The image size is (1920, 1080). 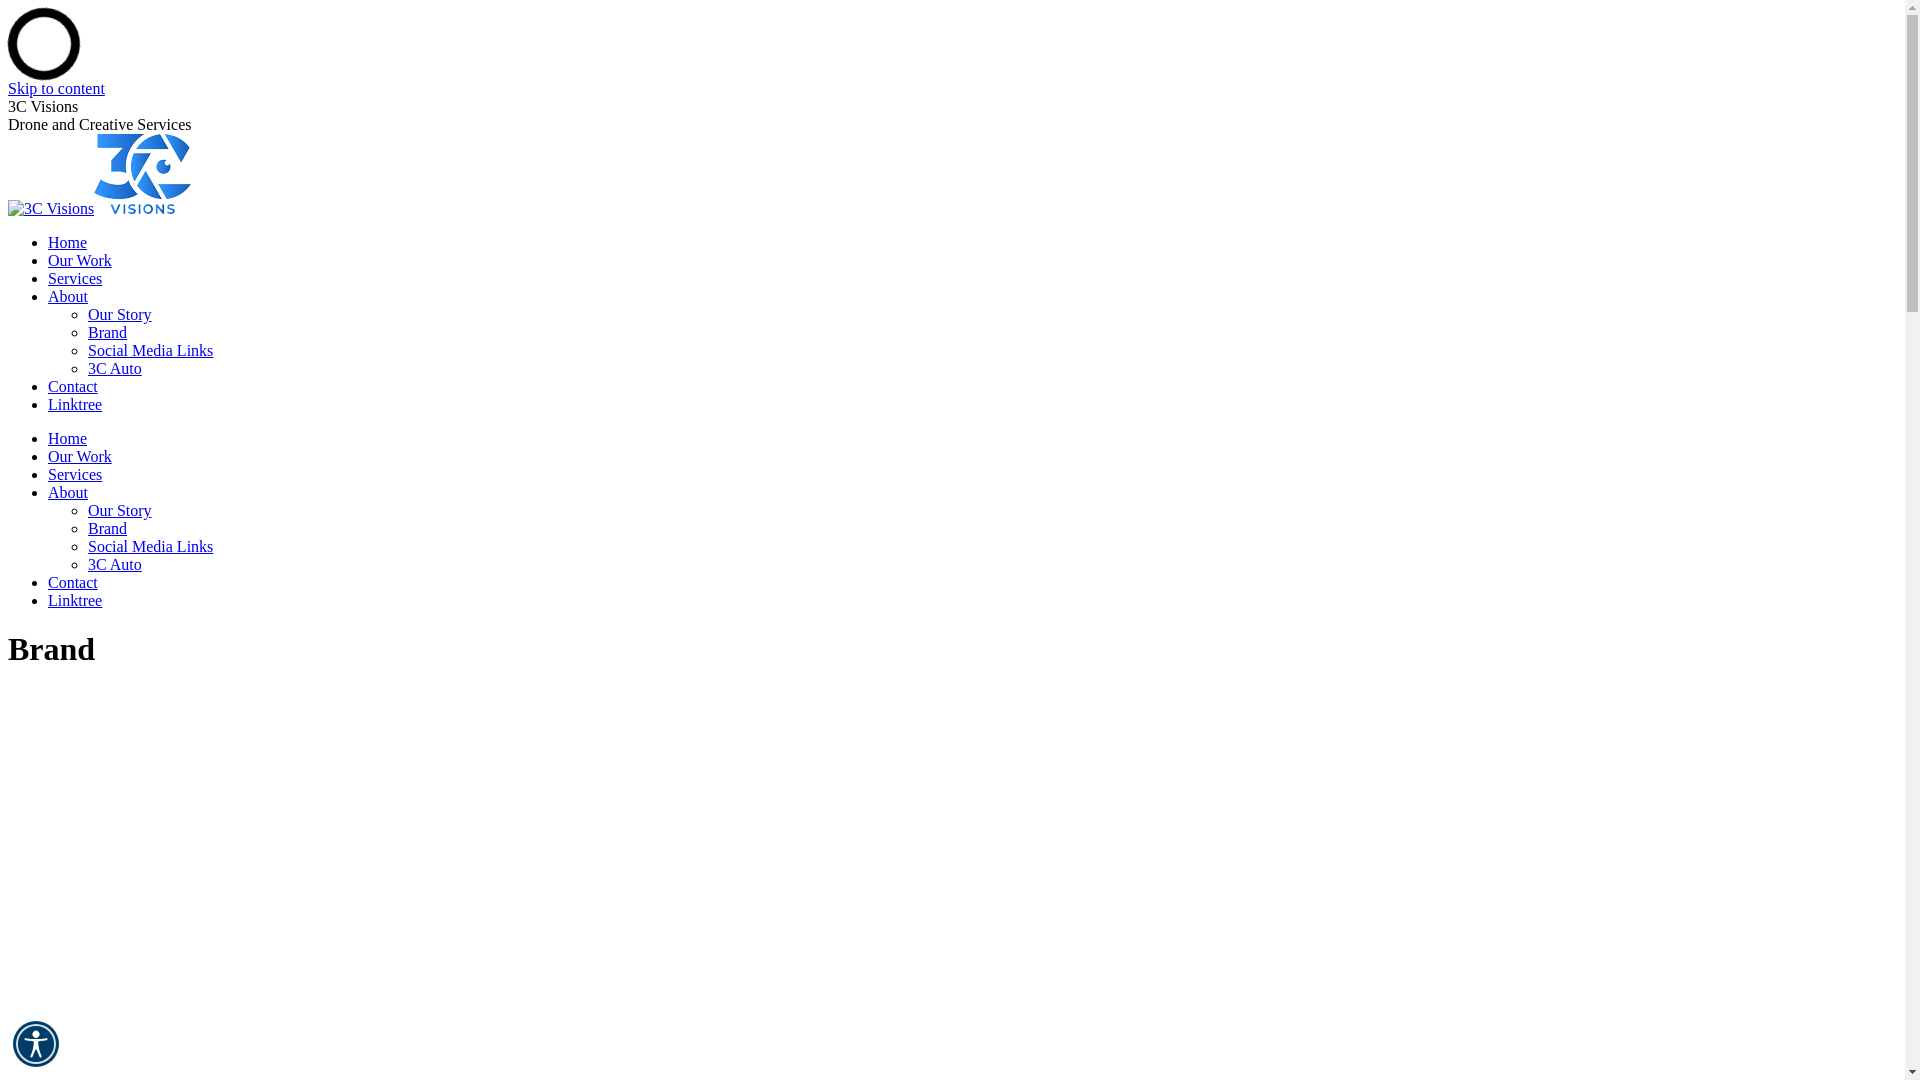 I want to click on 'Contact', so click(x=72, y=386).